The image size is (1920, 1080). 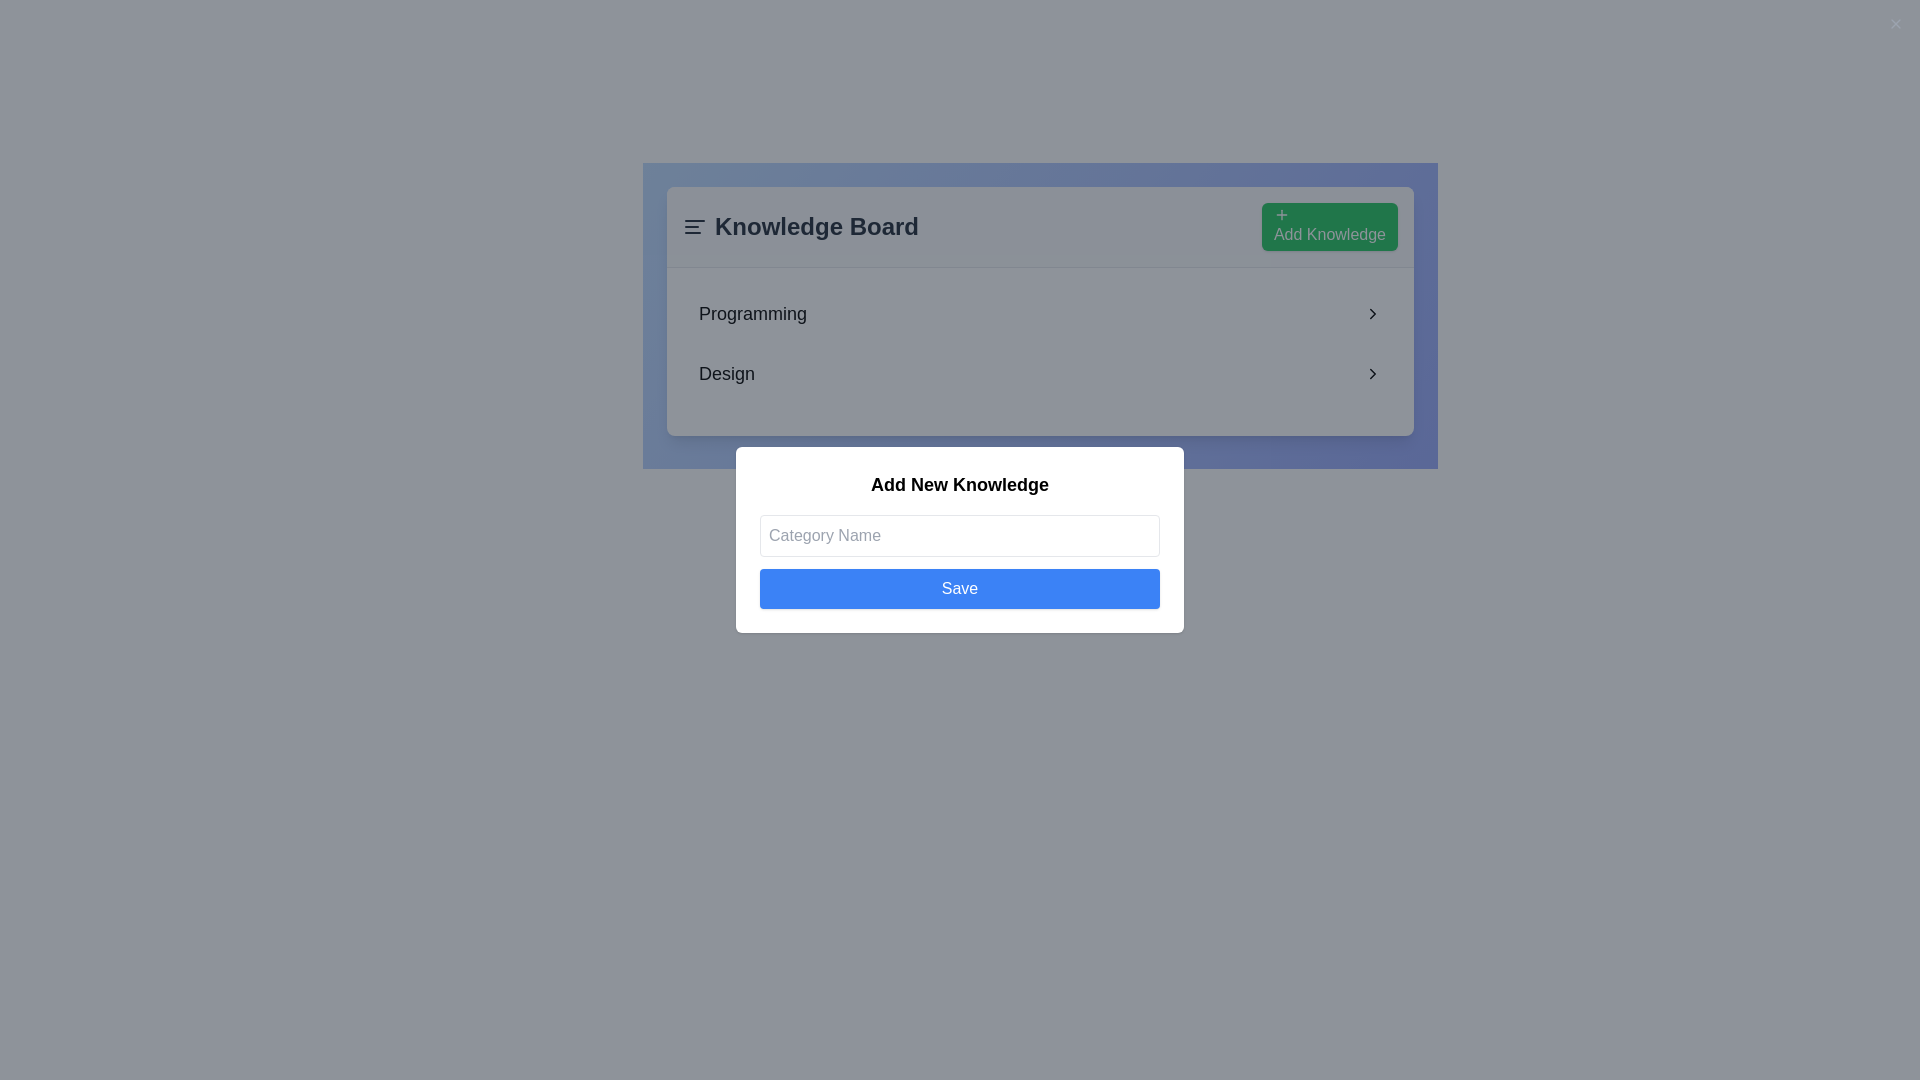 I want to click on the close button in the top-right corner of the 'Add New Knowledge' modal, so click(x=1895, y=23).